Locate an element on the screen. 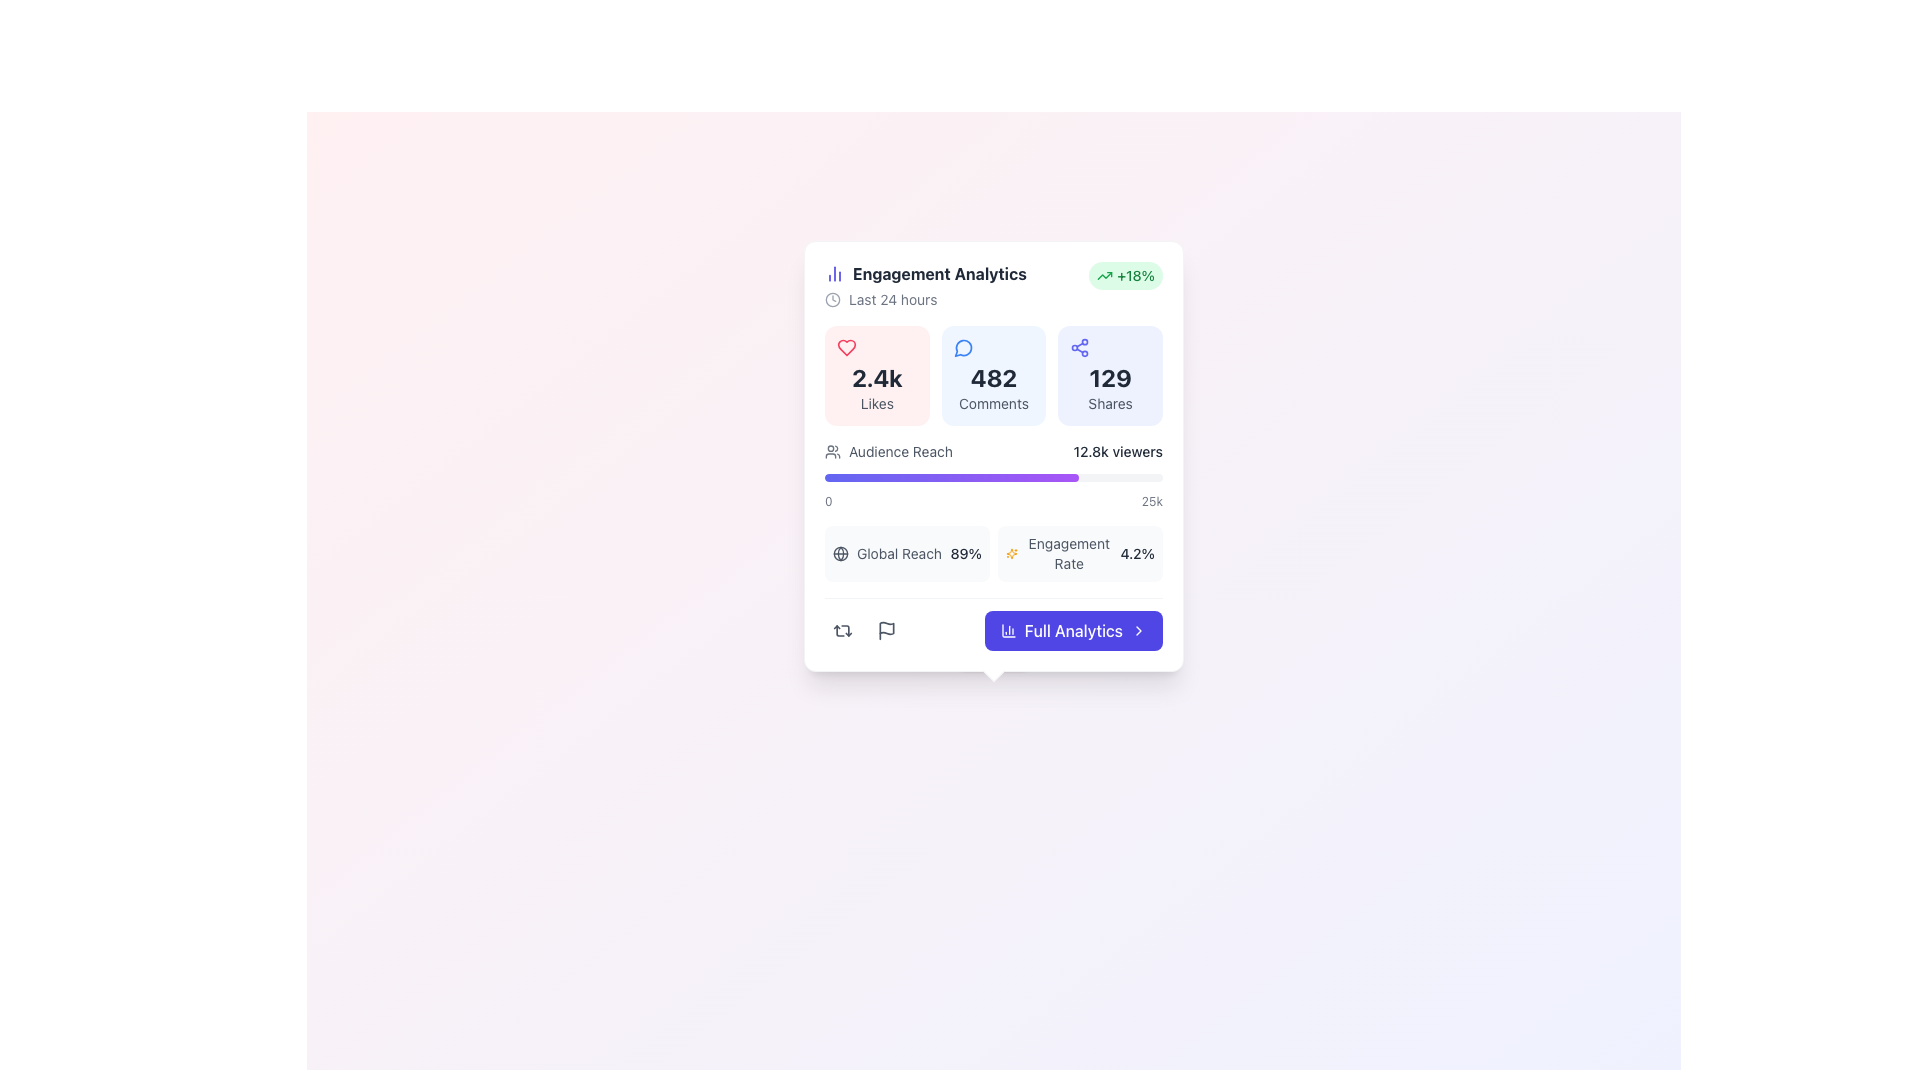  the 'Comments' icon located within the engagement statistics card, positioned above the text '482 Comments' is located at coordinates (963, 346).